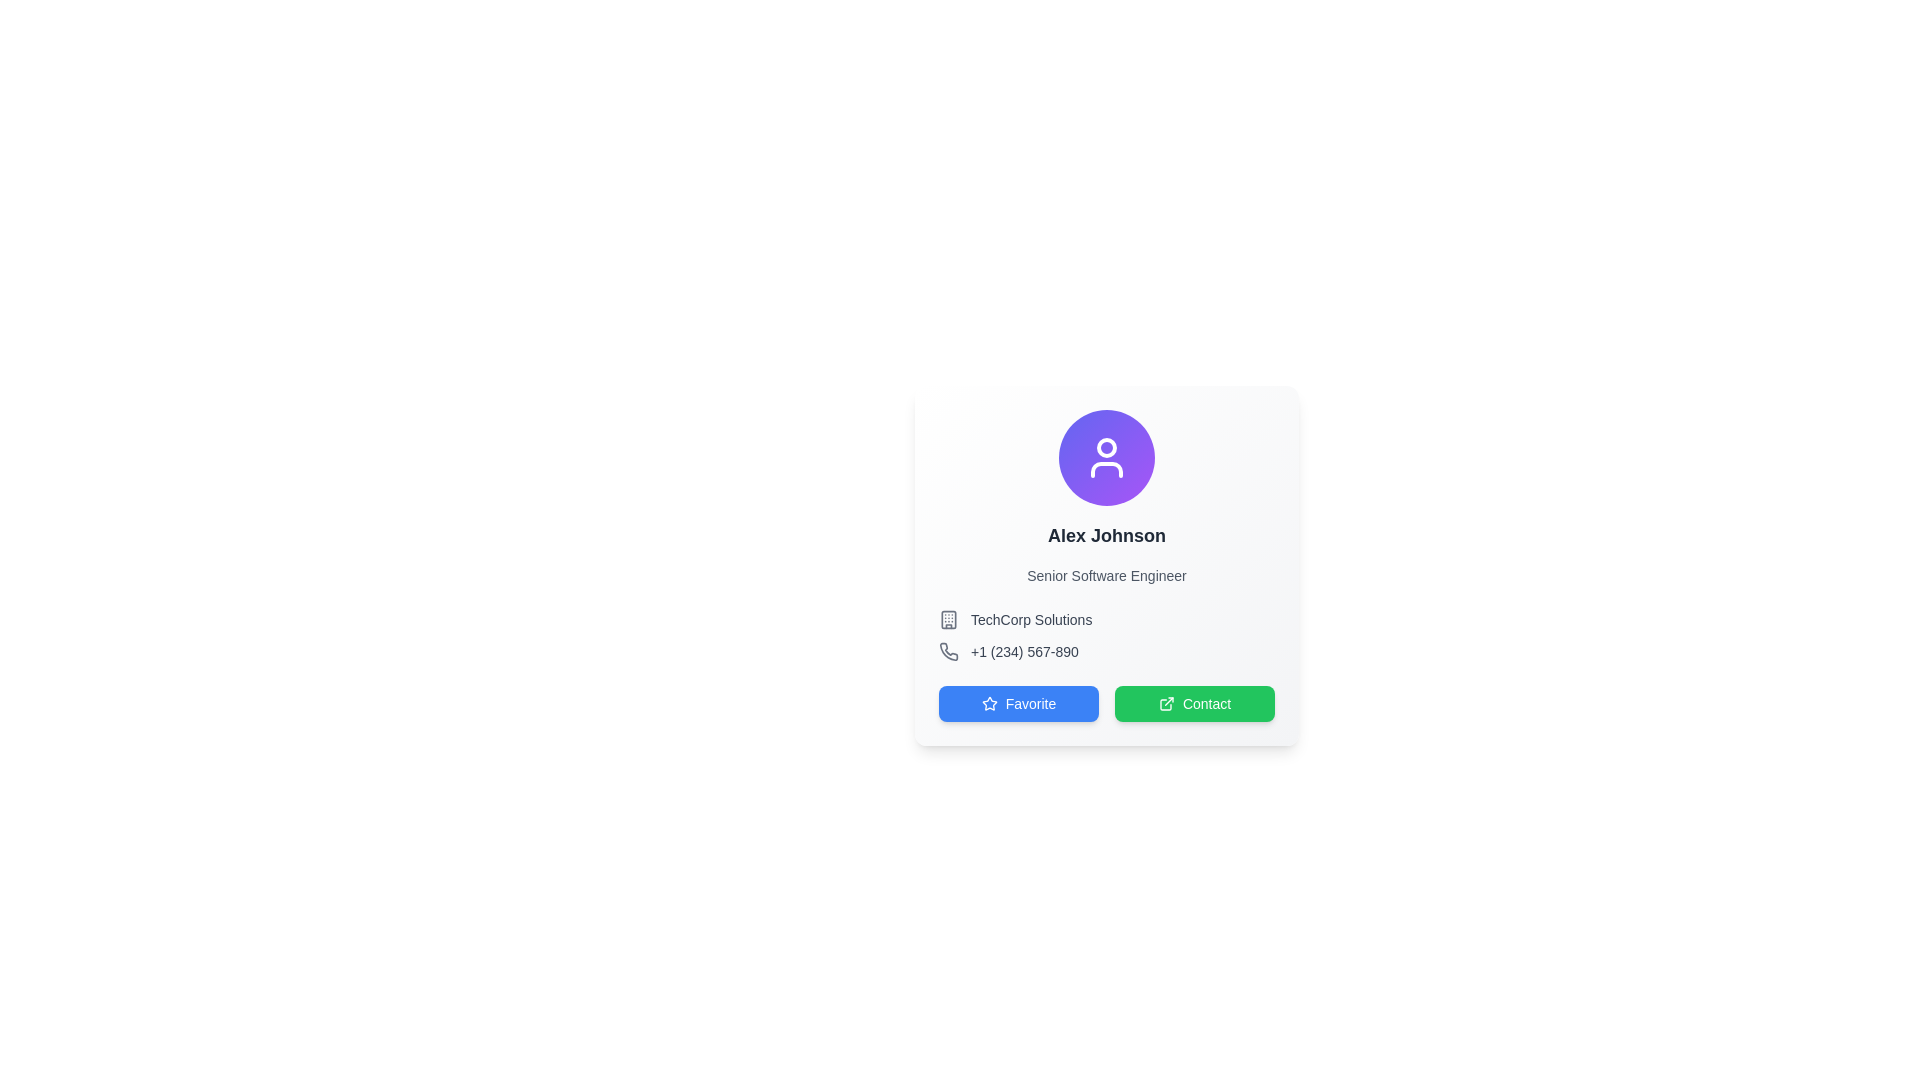  What do you see at coordinates (1166, 703) in the screenshot?
I see `the external link icon located within the green 'Contact' button at the bottom right of the card interface` at bounding box center [1166, 703].